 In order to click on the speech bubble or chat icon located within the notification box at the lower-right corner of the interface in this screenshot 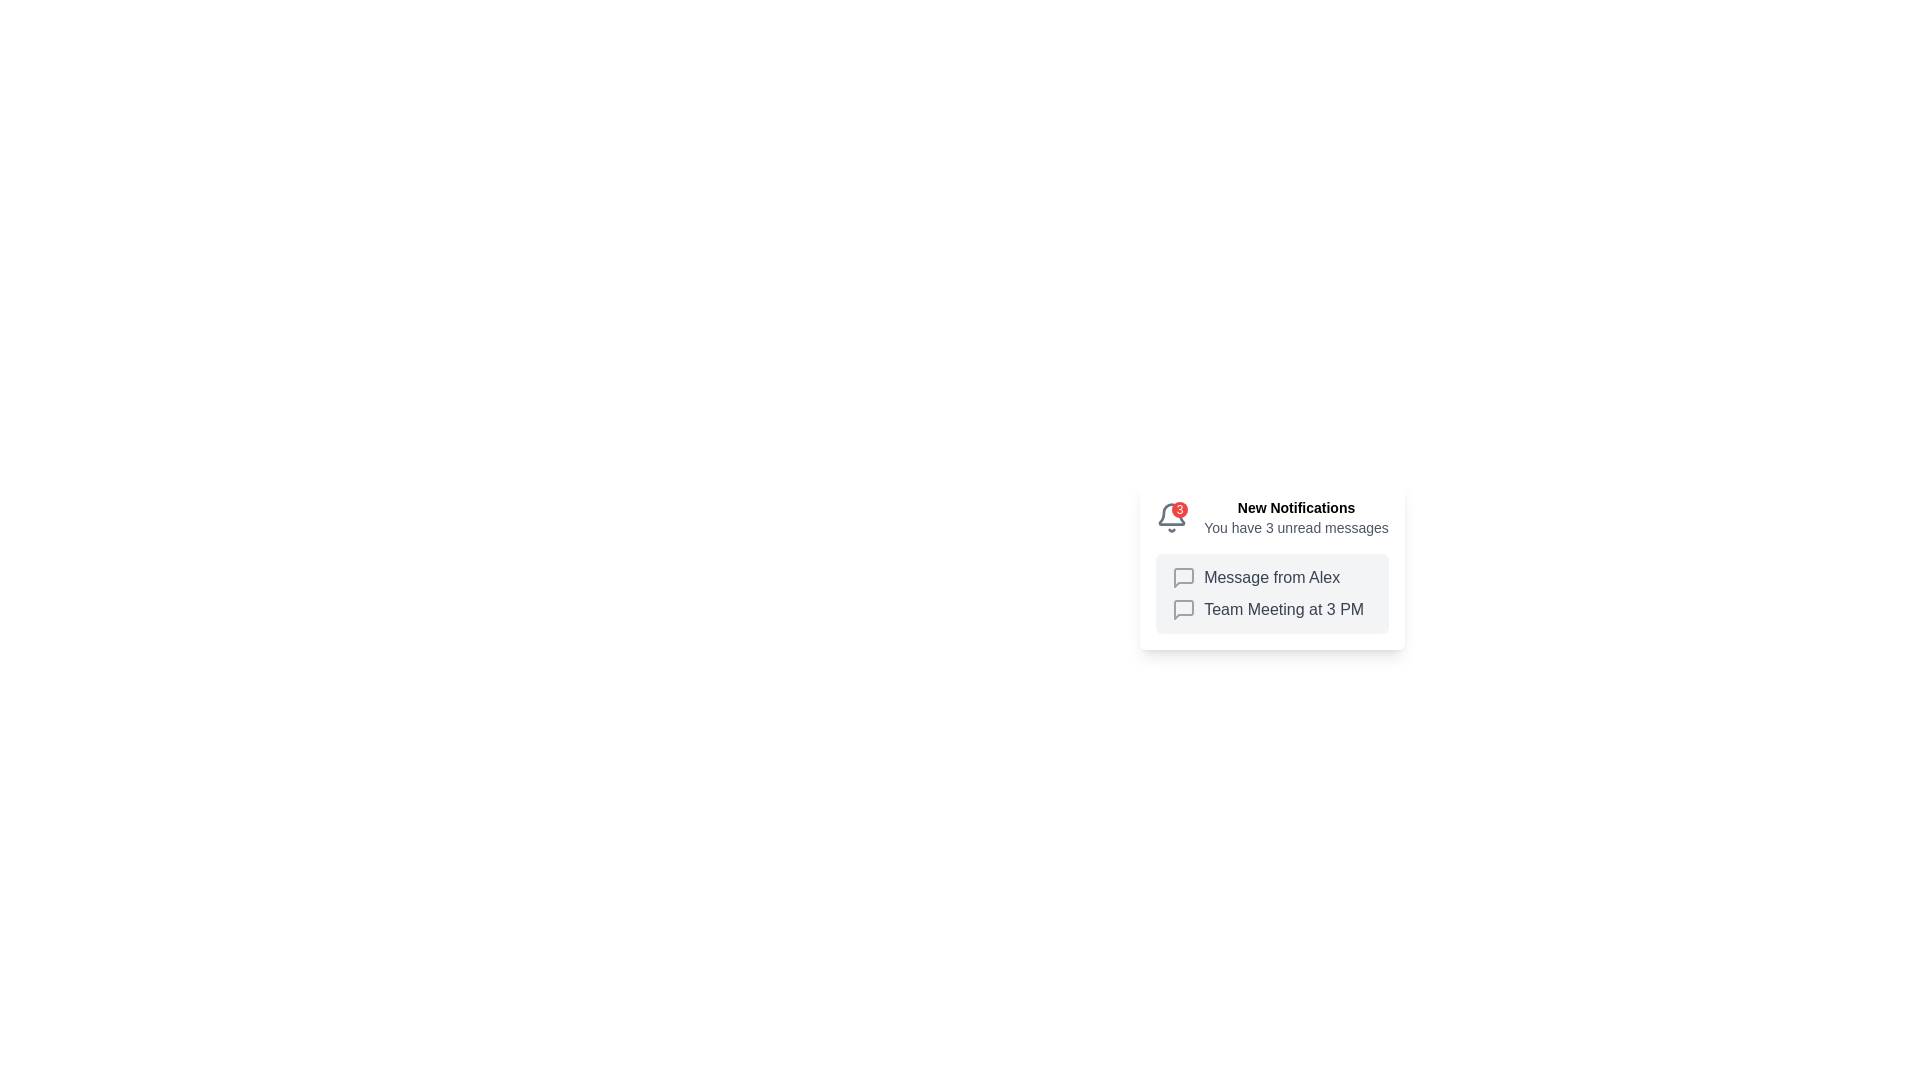, I will do `click(1184, 608)`.